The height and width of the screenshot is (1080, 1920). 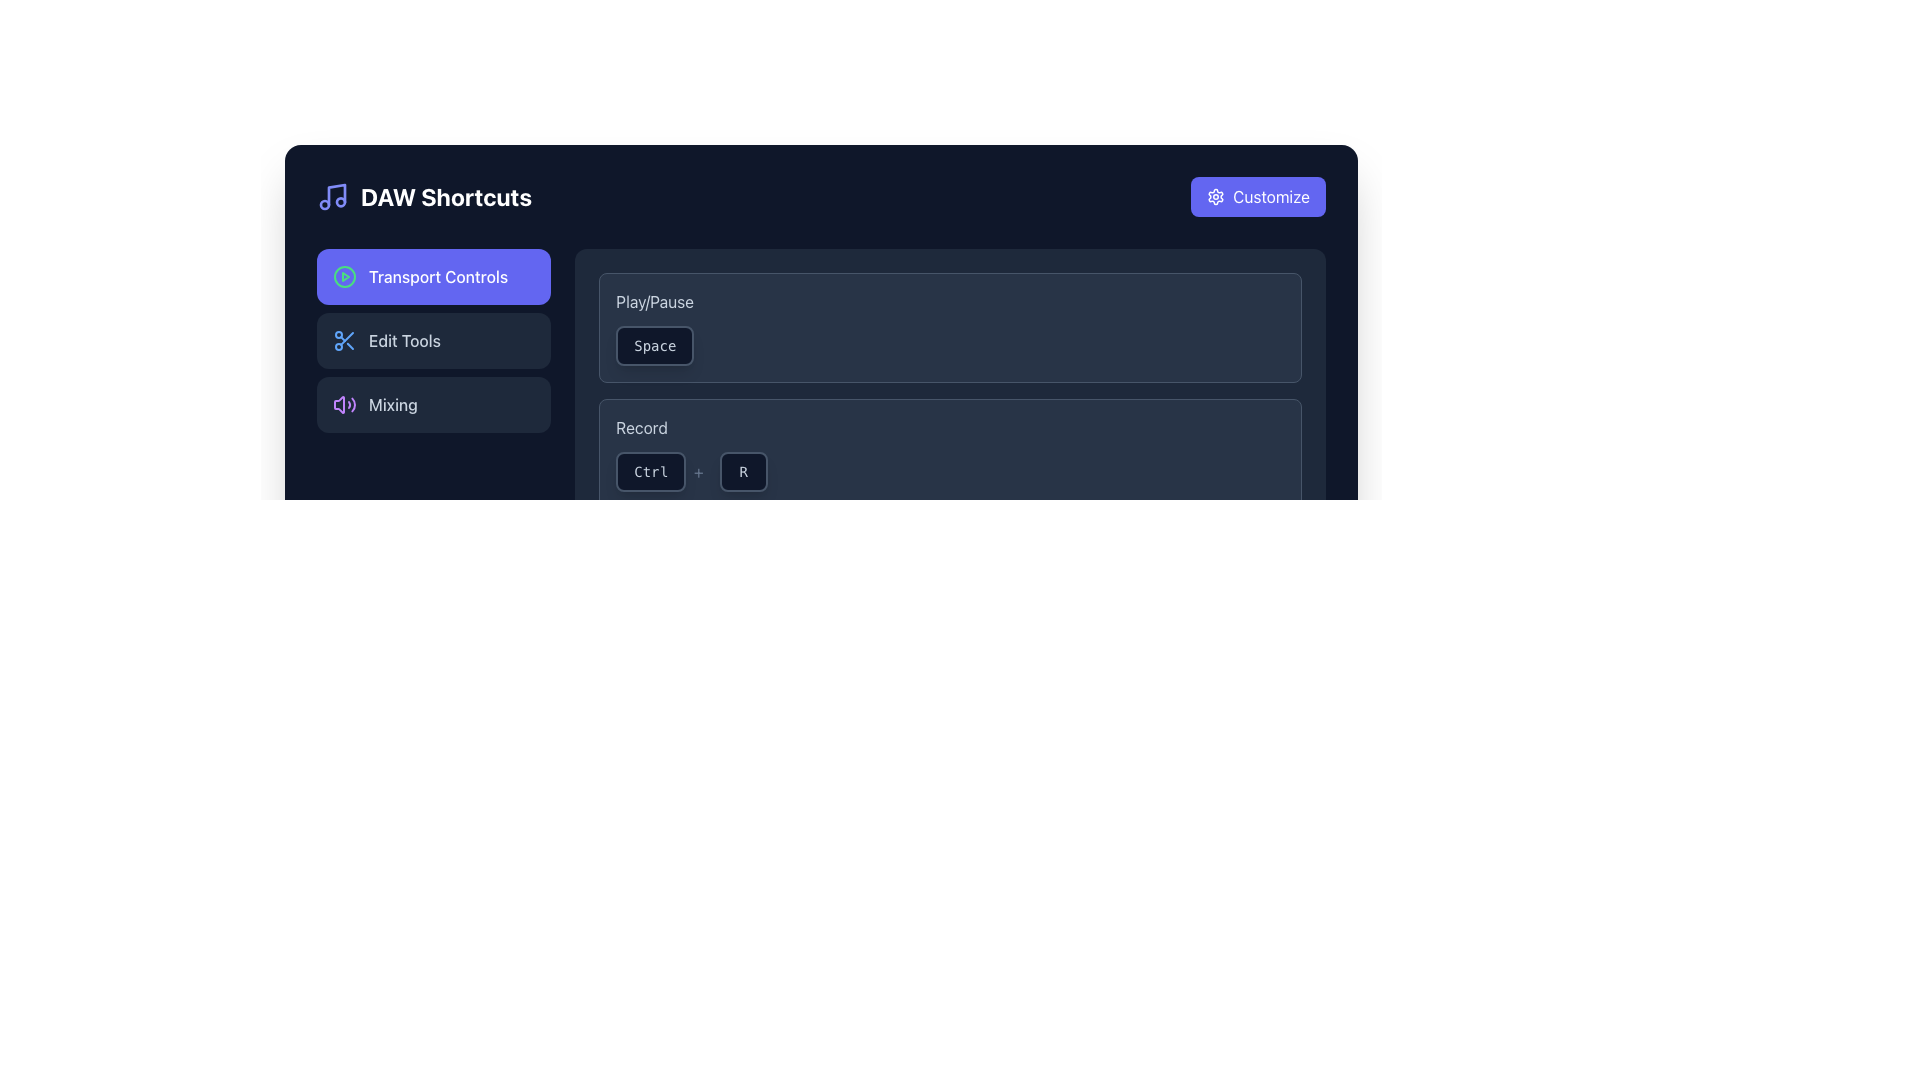 What do you see at coordinates (433, 339) in the screenshot?
I see `the editing tools button, which is the second item in a vertical list, located between the 'Transport Controls' button and the 'Mixing' button` at bounding box center [433, 339].